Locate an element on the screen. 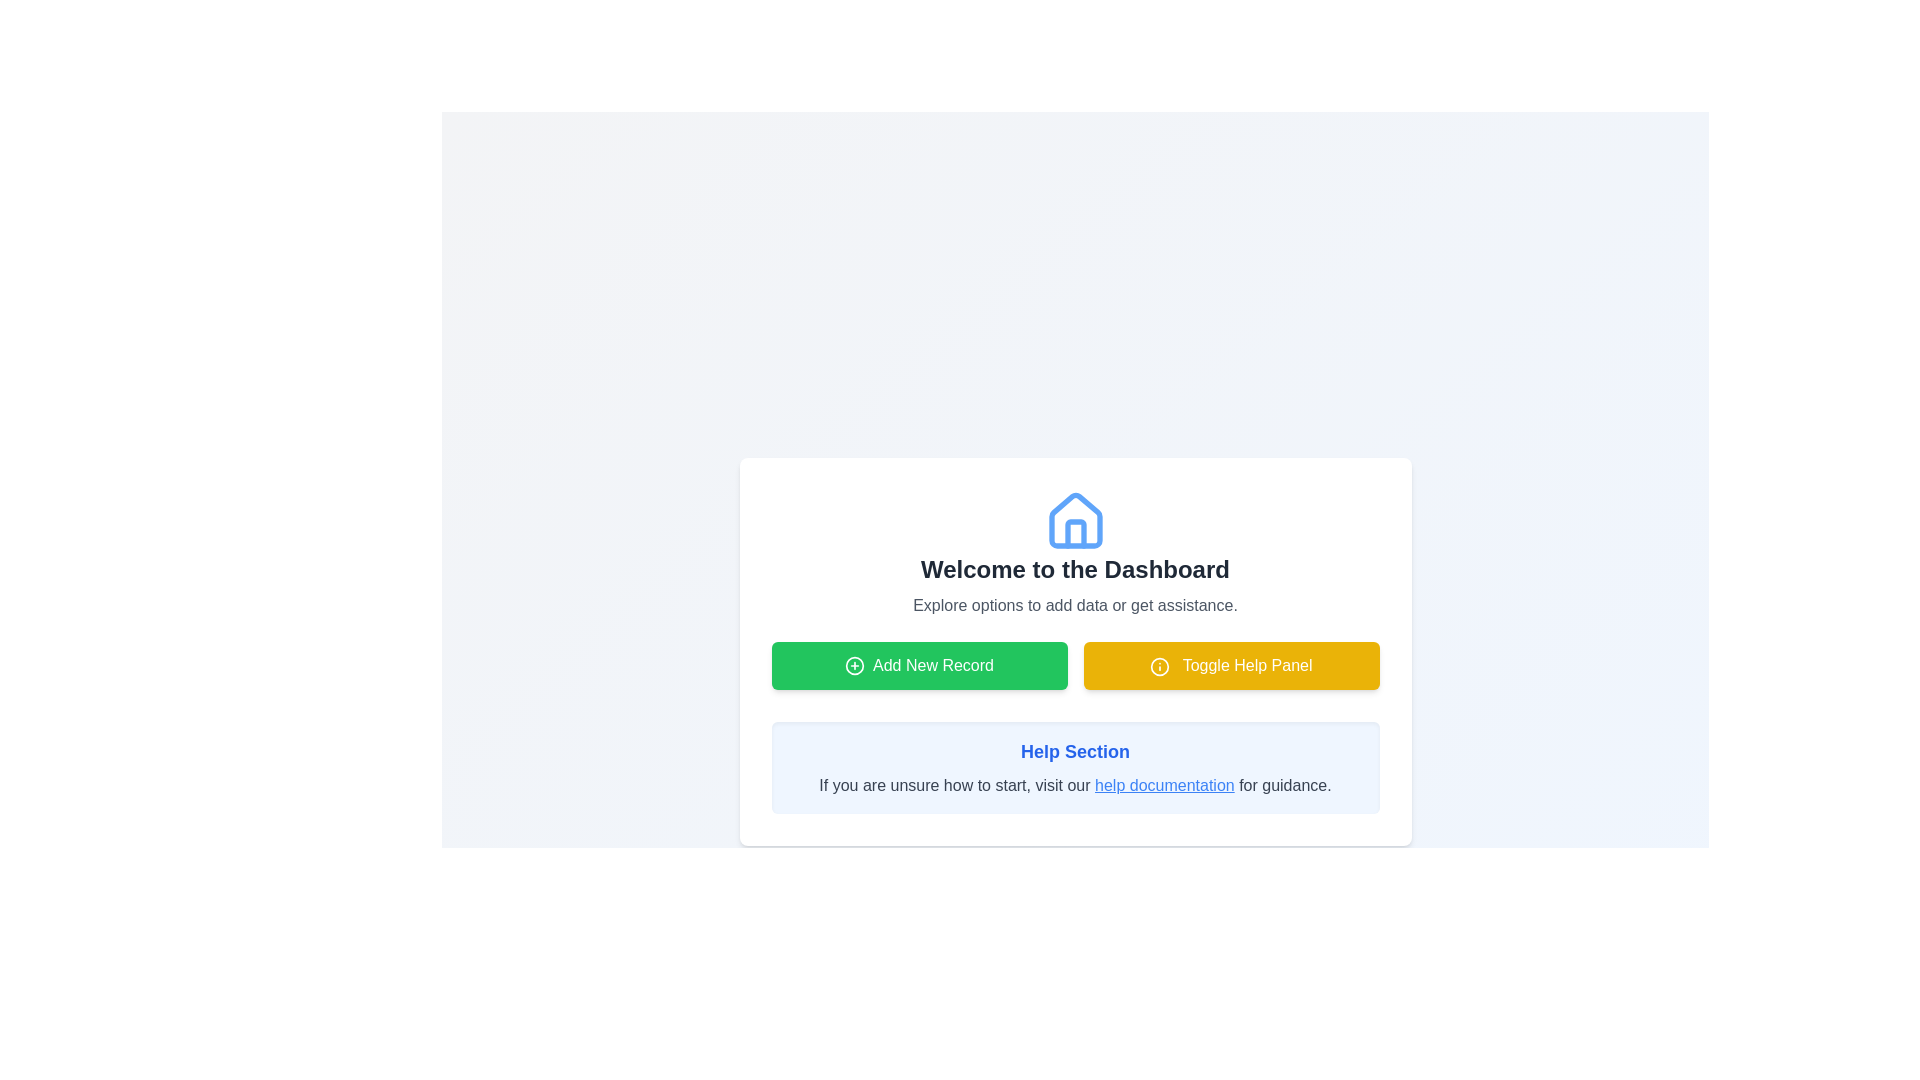  the help icon located to the immediate left of the text inside the 'Toggle Help Panel' button for contextual information is located at coordinates (1160, 666).